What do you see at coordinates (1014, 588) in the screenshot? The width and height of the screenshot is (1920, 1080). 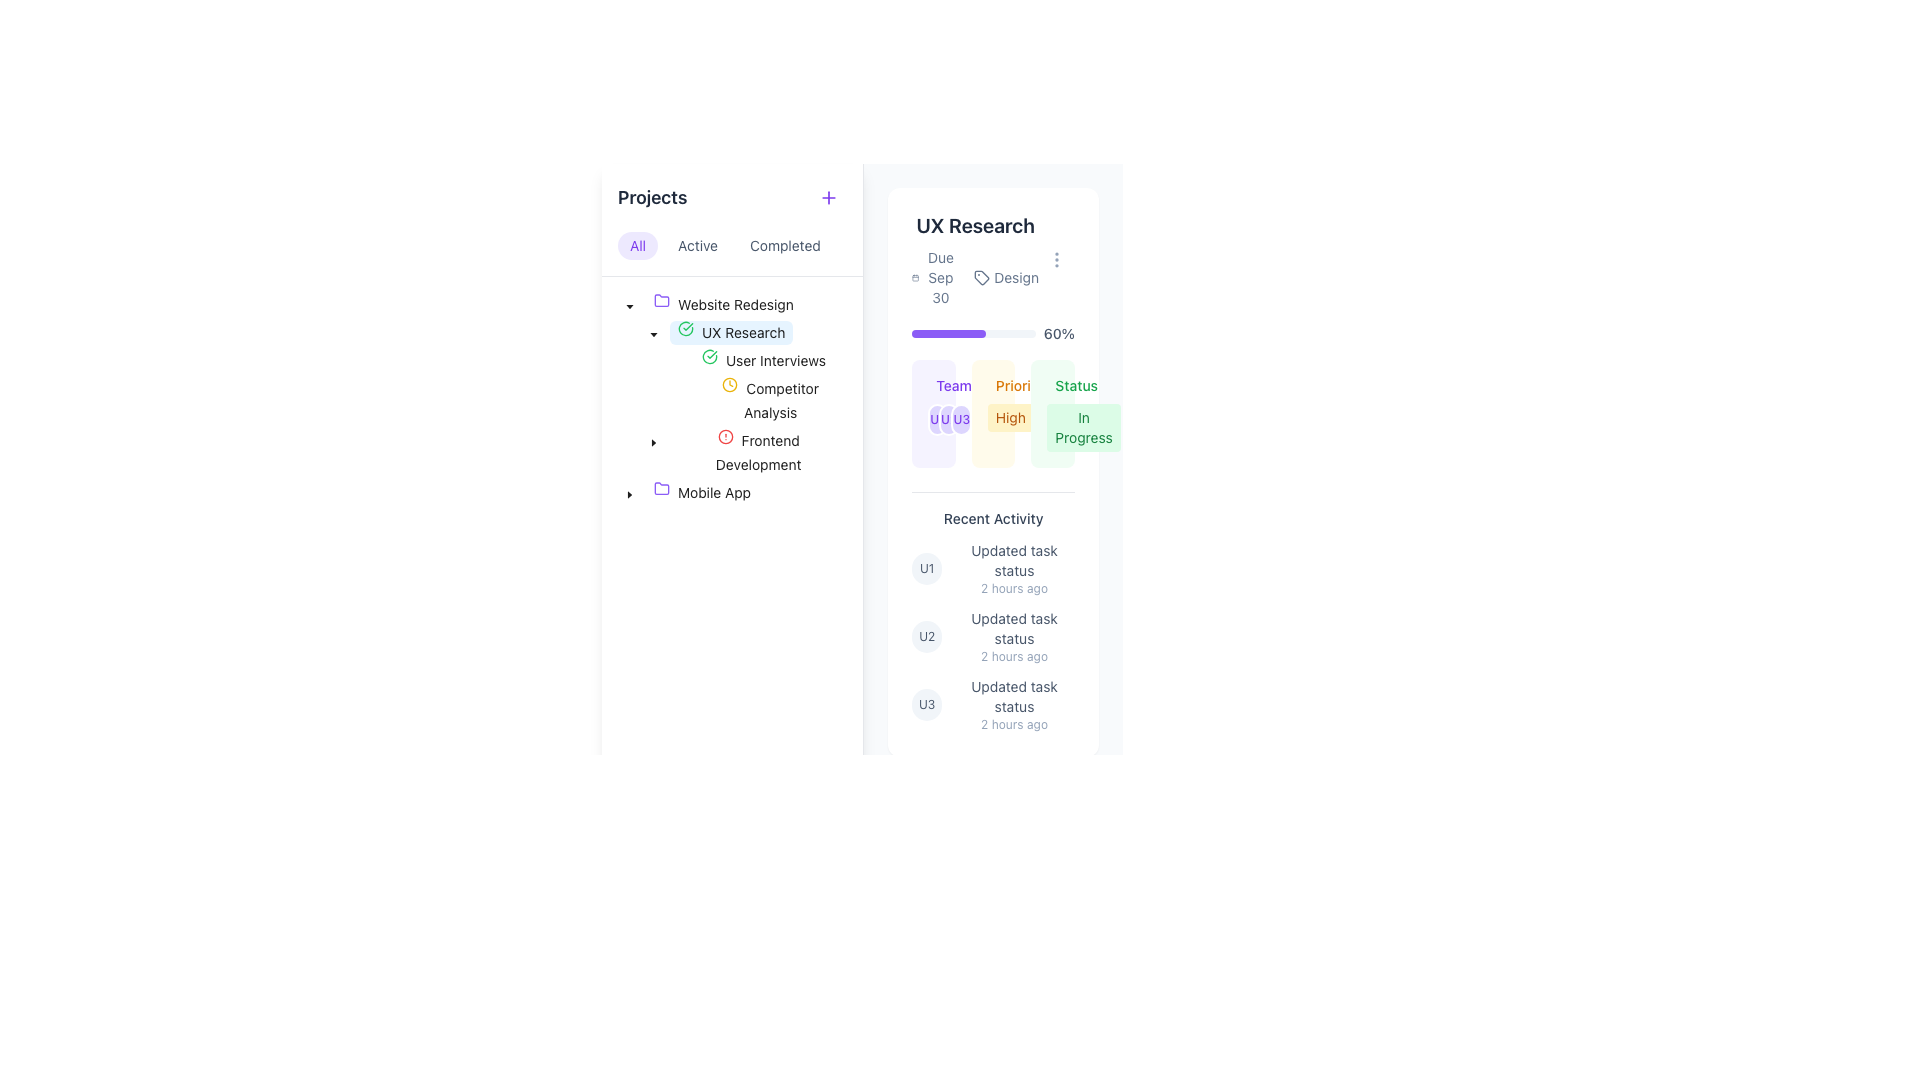 I see `the static text label displaying '2 hours ago', which indicates the time elapsed since an action occurred, located below the 'Updated task status' text in the recent activities section` at bounding box center [1014, 588].